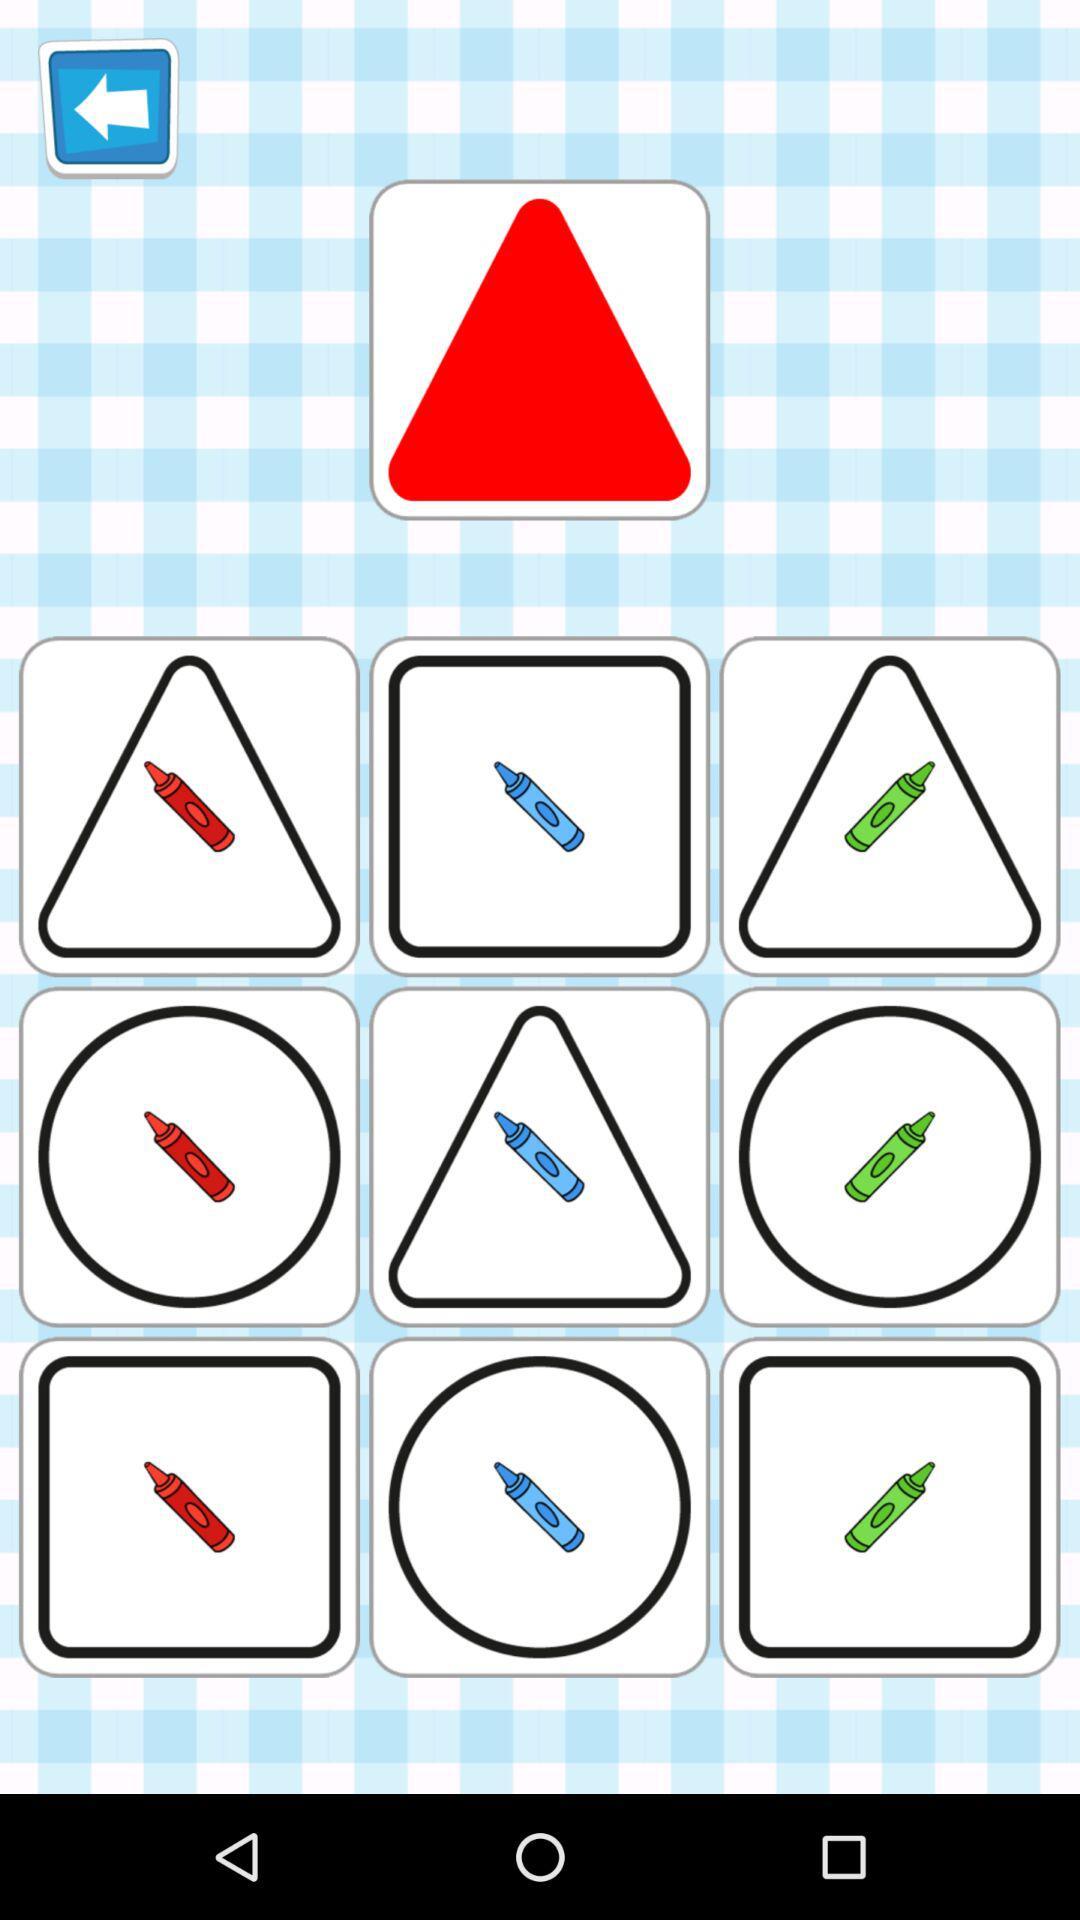 The width and height of the screenshot is (1080, 1920). What do you see at coordinates (189, 806) in the screenshot?
I see `the first image in the second row` at bounding box center [189, 806].